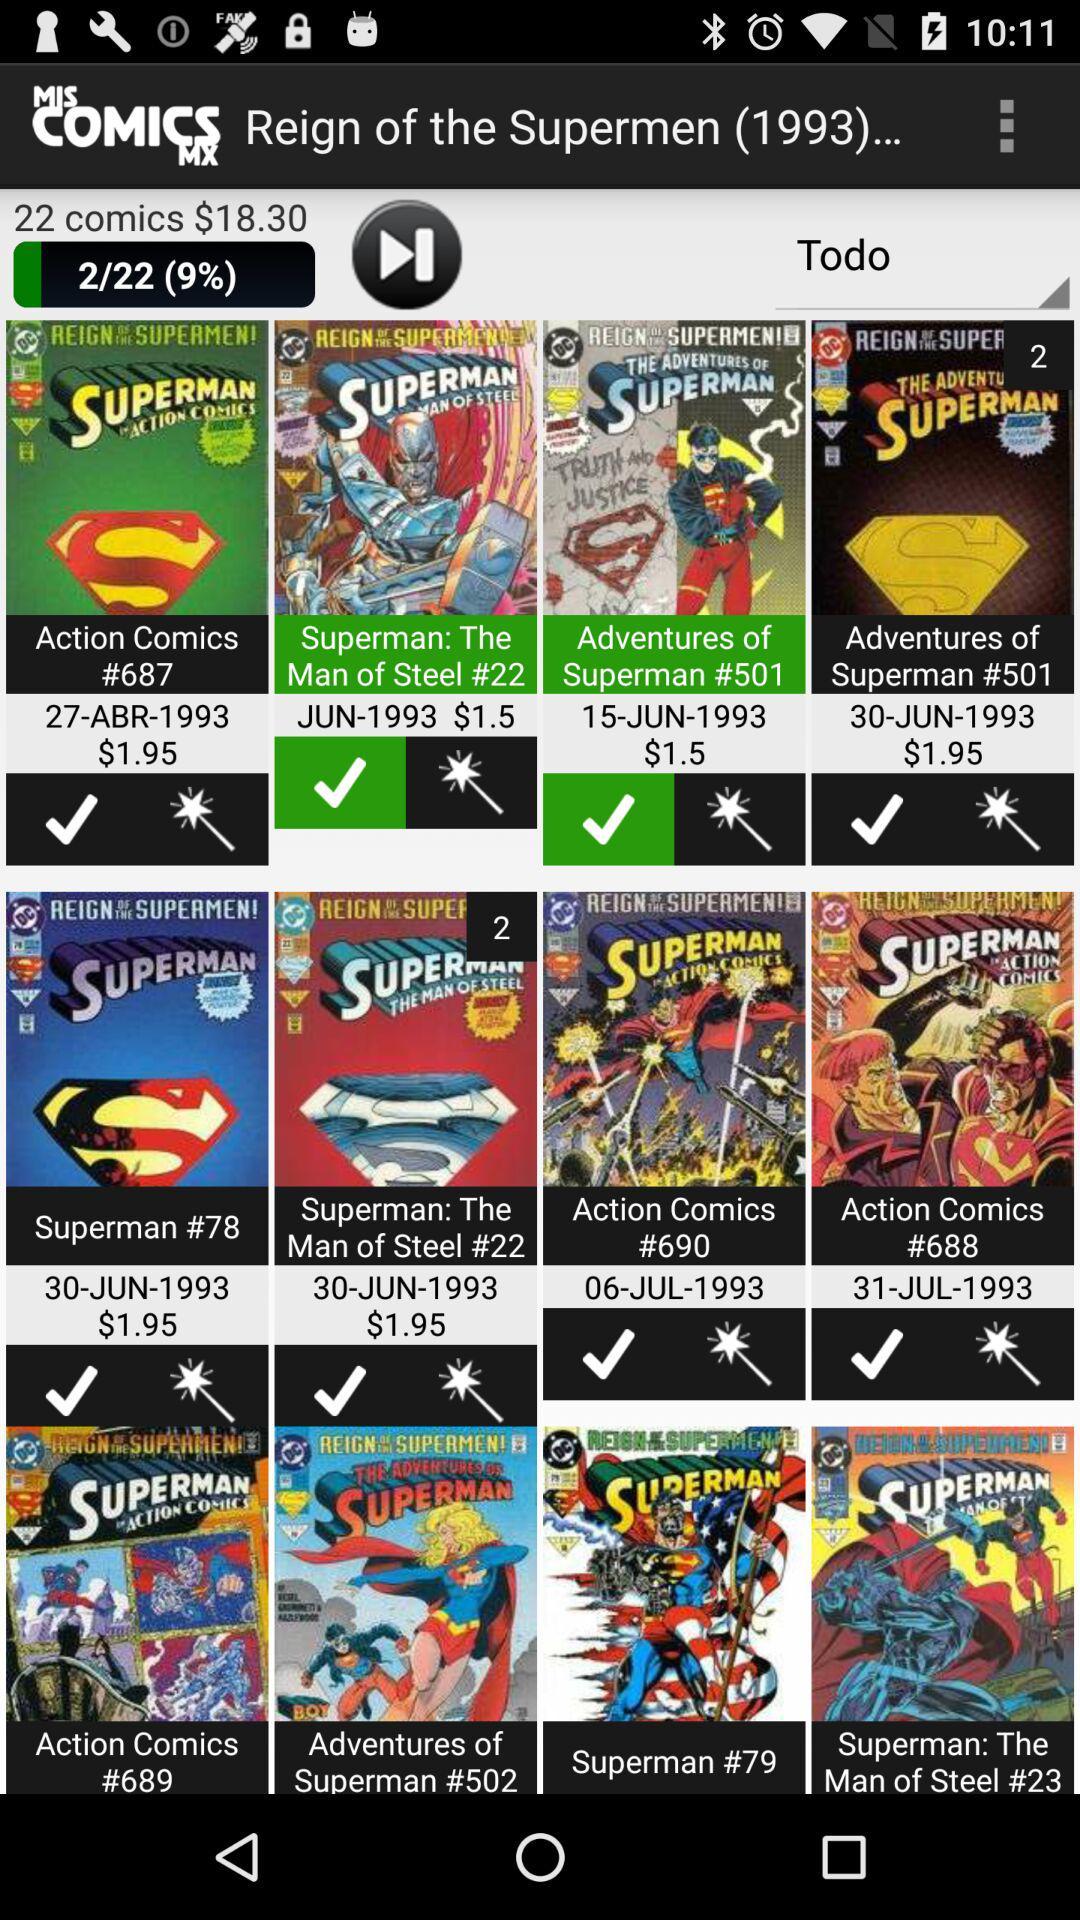 Image resolution: width=1080 pixels, height=1920 pixels. Describe the element at coordinates (1008, 819) in the screenshot. I see `magic wand` at that location.